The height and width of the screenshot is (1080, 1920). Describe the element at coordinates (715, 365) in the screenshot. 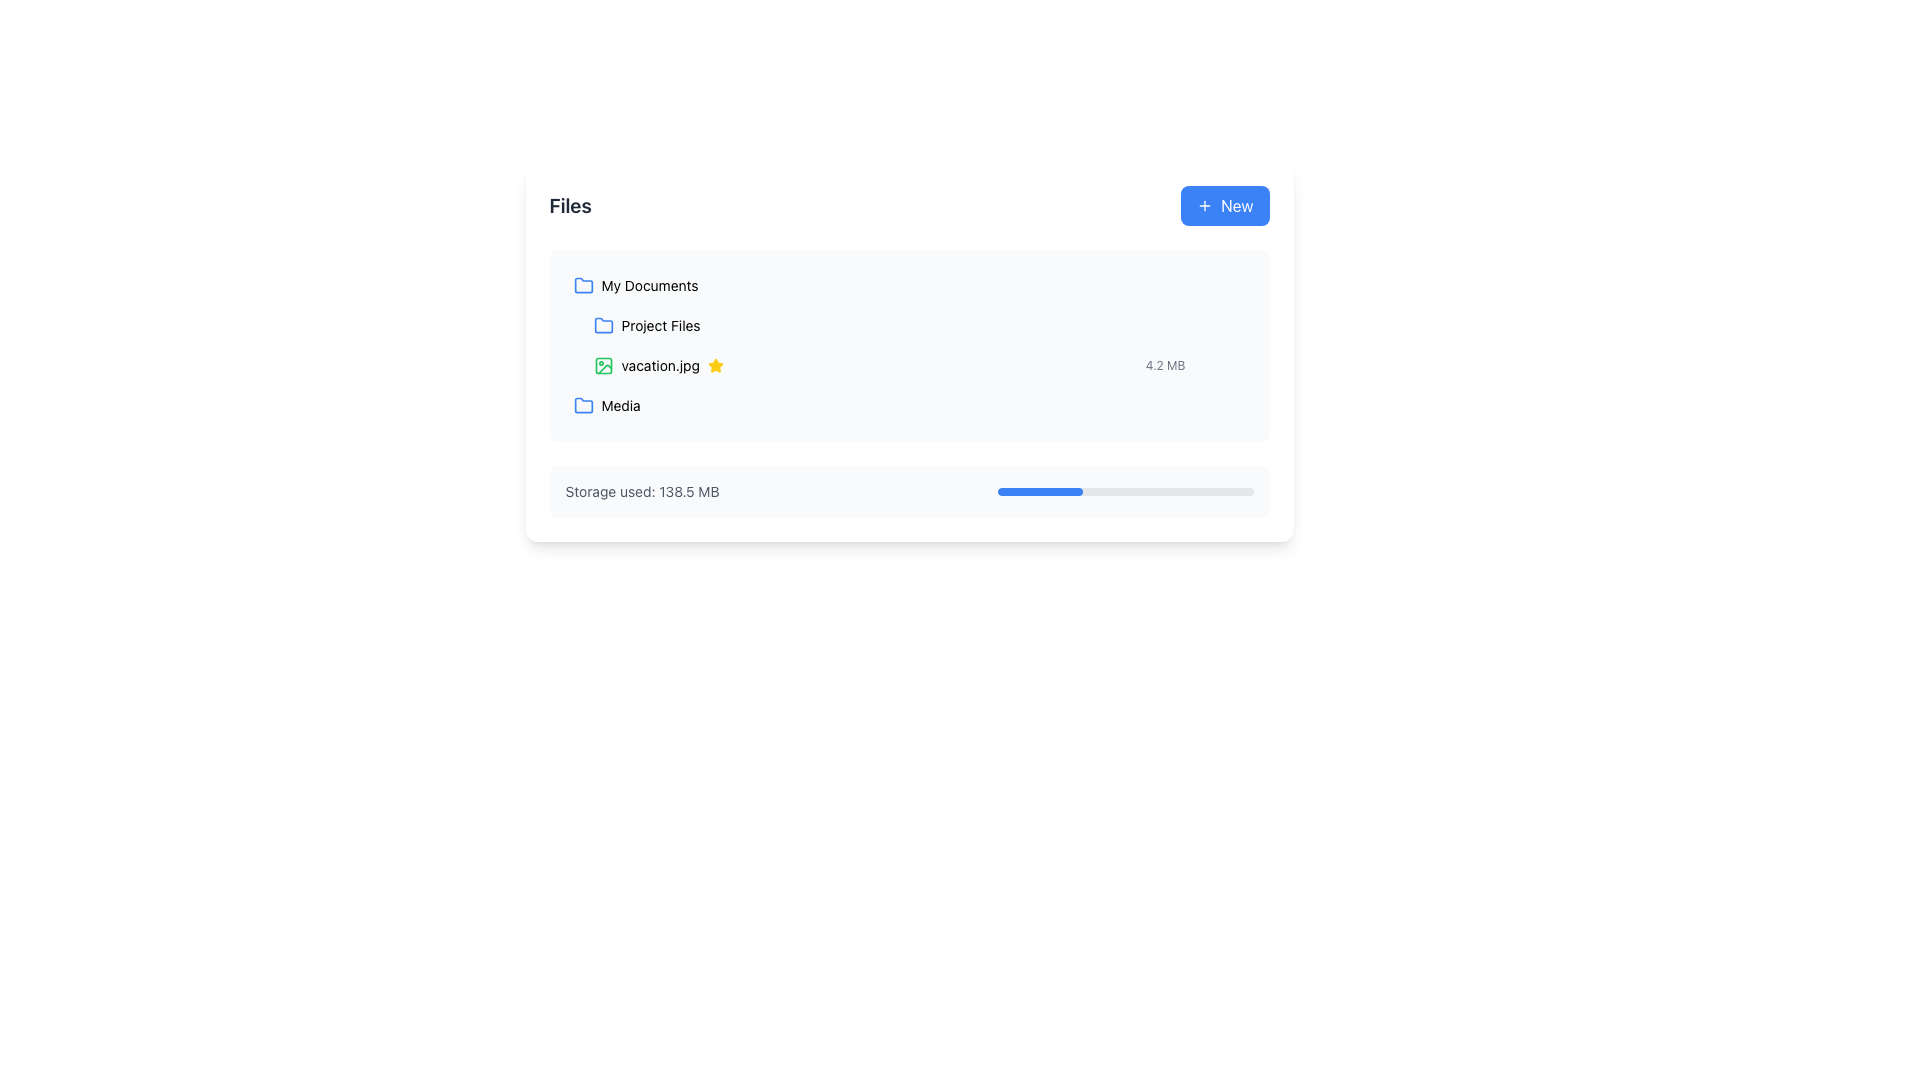

I see `the status icon located to the right of the file name 'vacation.jpg' in the file listing area` at that location.